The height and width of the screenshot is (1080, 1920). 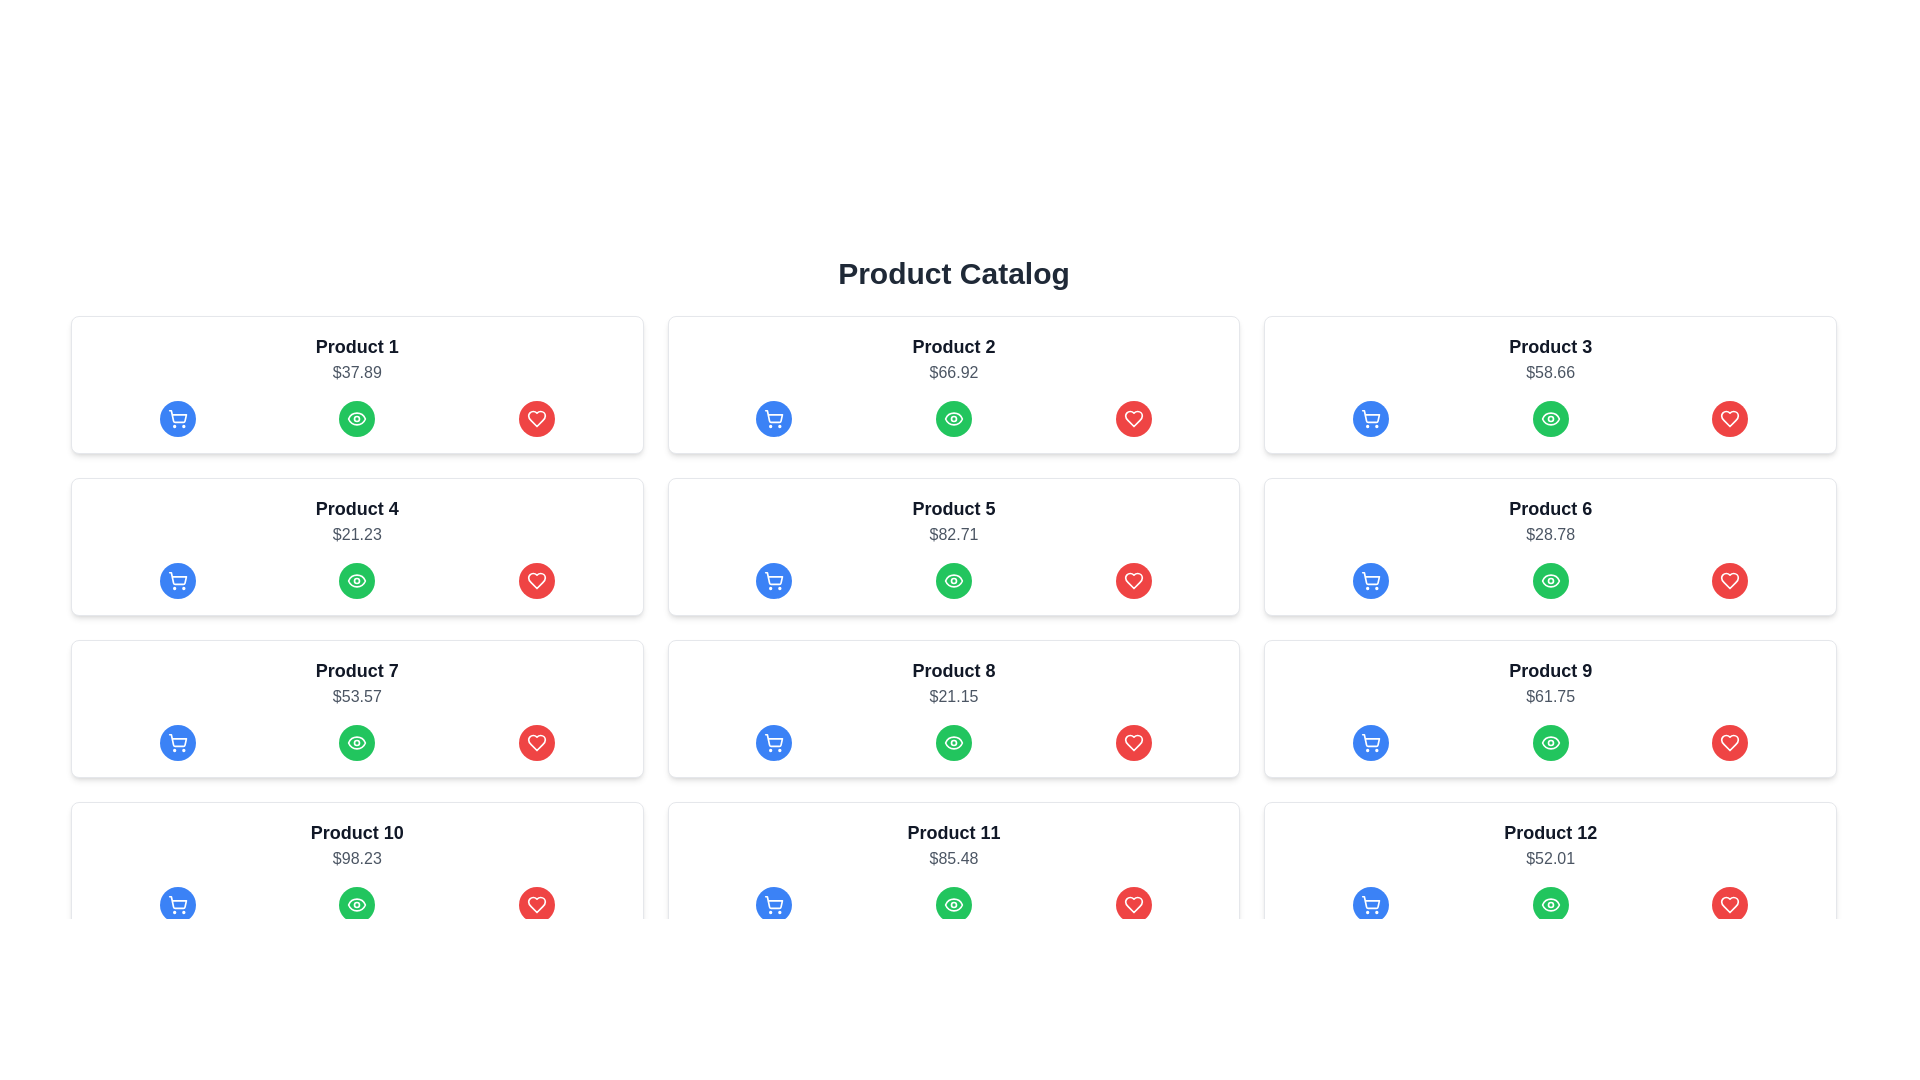 What do you see at coordinates (1370, 418) in the screenshot?
I see `the 'Add to Cart' button for 'Product 3' located in the first row, third column of the product grid layout` at bounding box center [1370, 418].